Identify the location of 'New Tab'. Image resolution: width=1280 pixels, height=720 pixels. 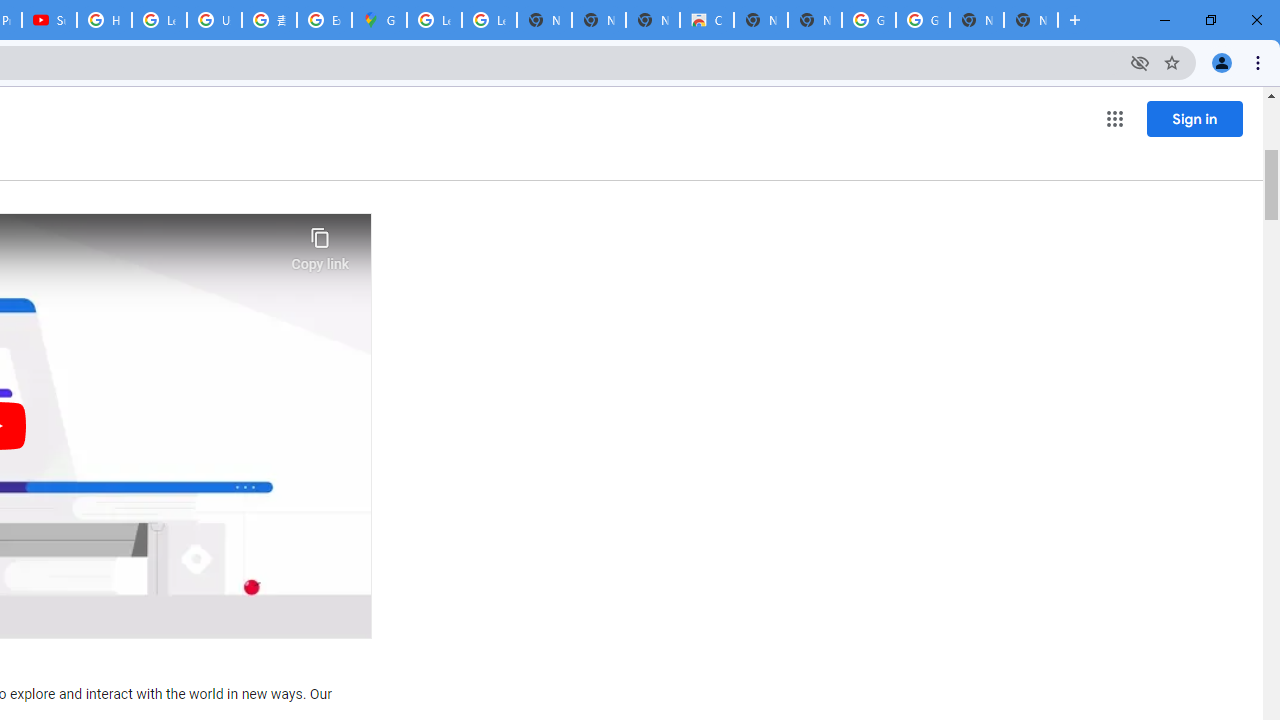
(1031, 20).